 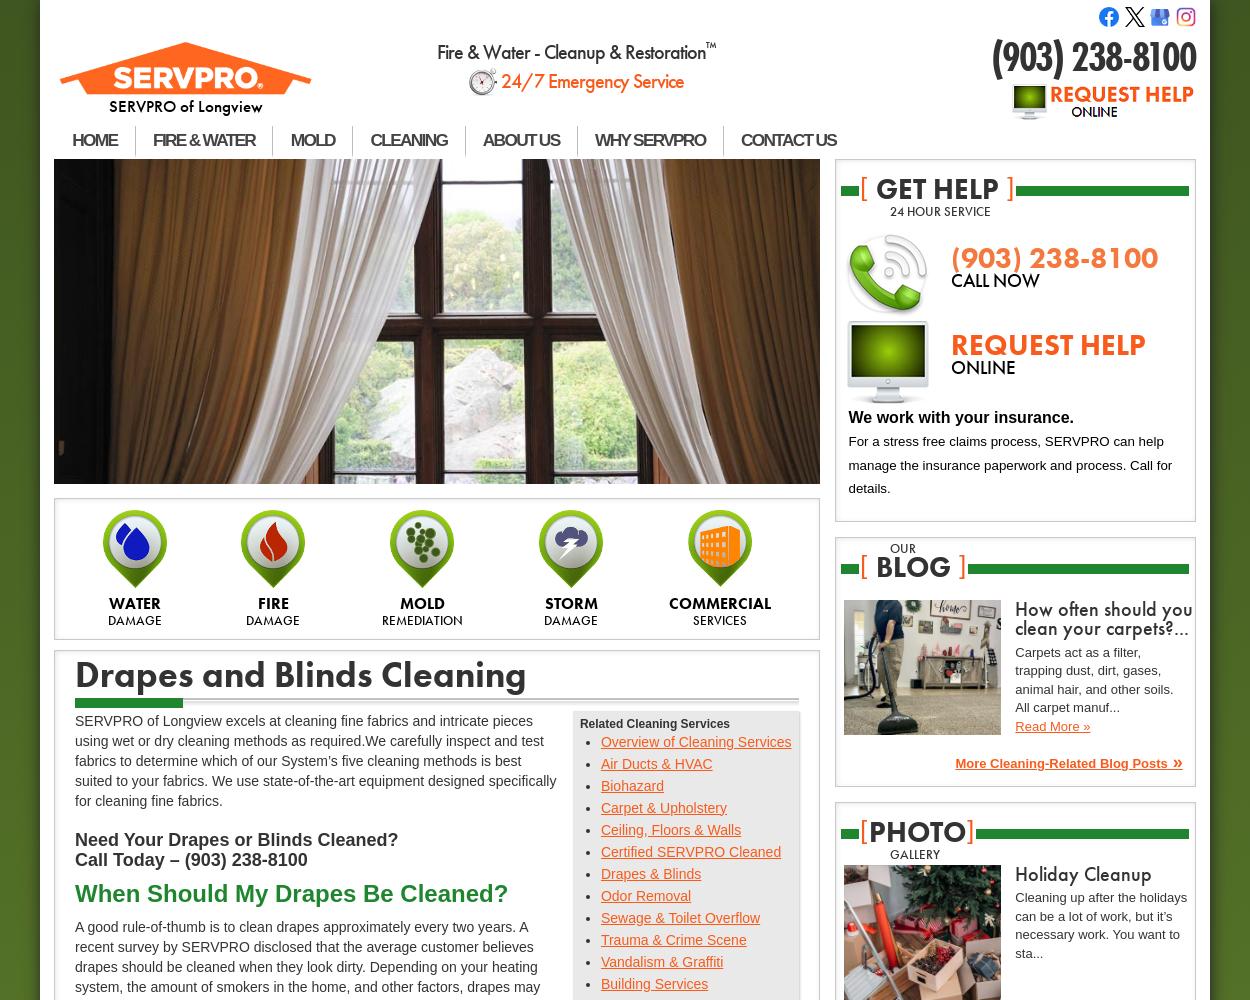 I want to click on 'When Should My Drapes Be Cleaned?', so click(x=291, y=892).